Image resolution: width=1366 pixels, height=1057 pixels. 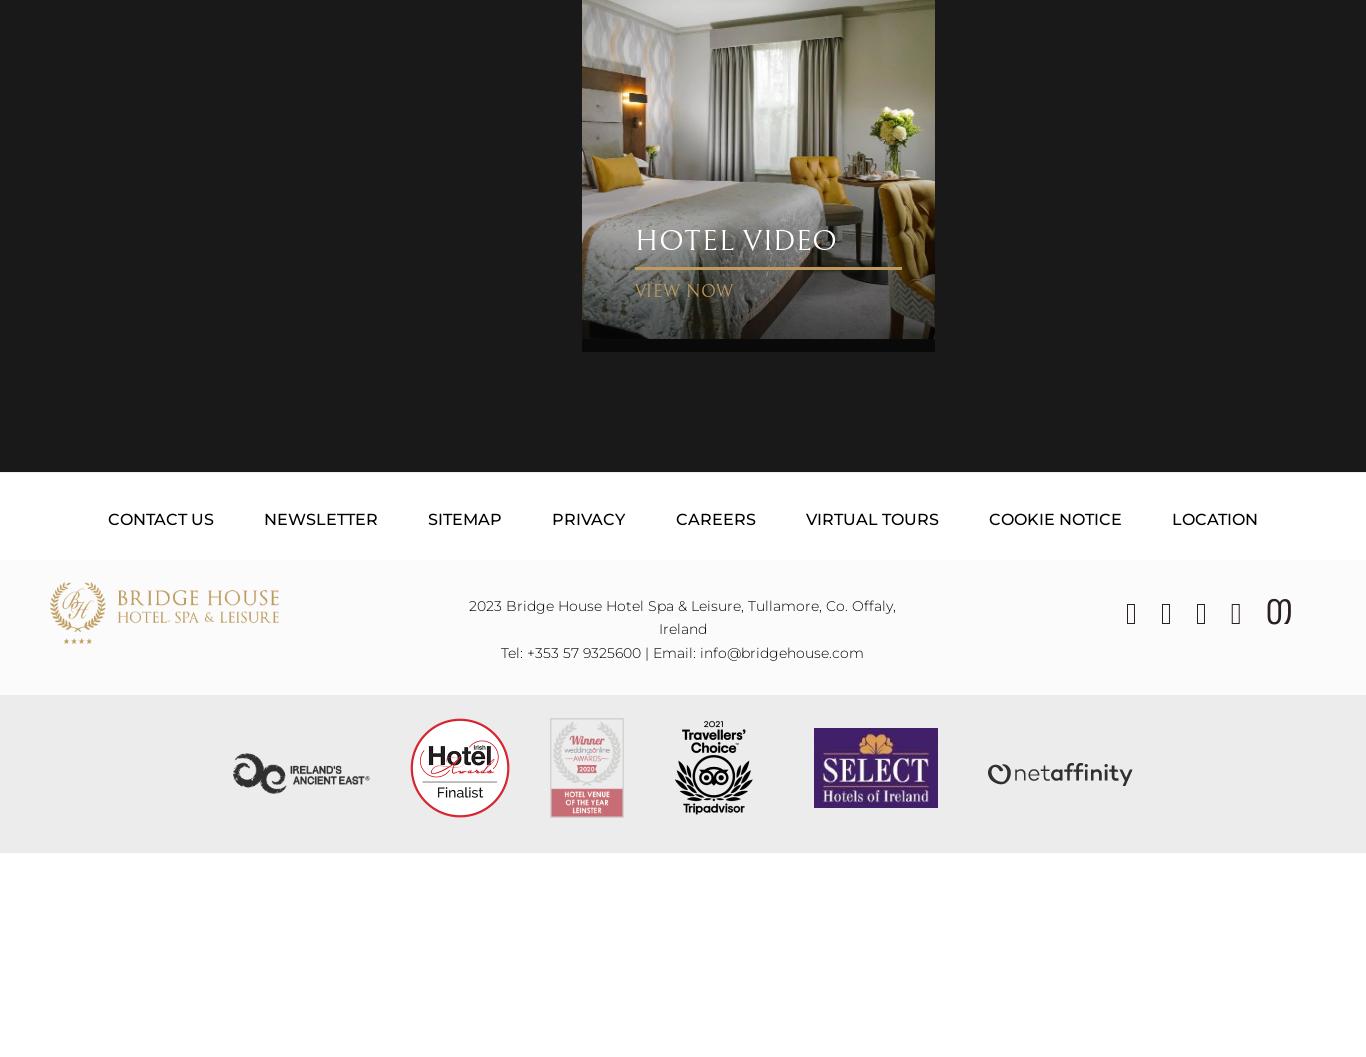 What do you see at coordinates (870, 518) in the screenshot?
I see `'Virtual Tours'` at bounding box center [870, 518].